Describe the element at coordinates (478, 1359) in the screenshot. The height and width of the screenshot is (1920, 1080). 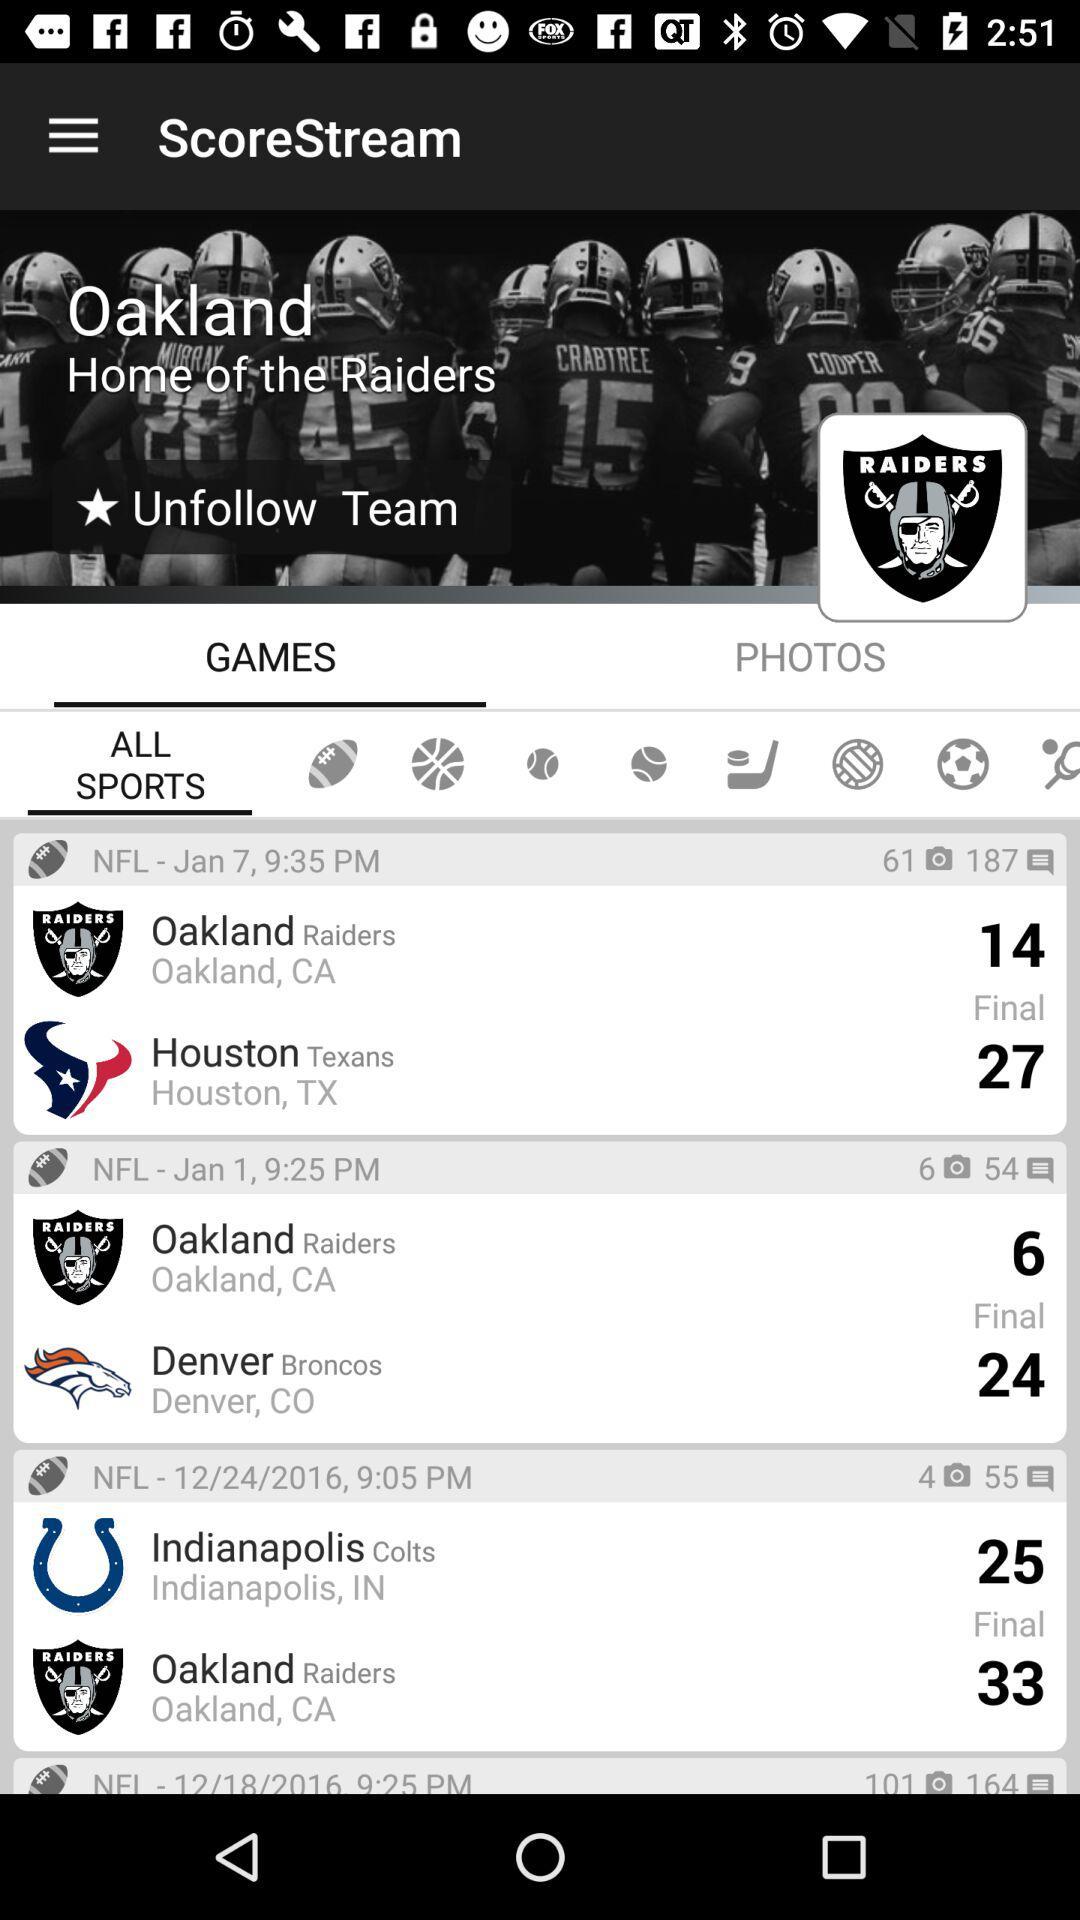
I see `icon below oakland, ca app` at that location.